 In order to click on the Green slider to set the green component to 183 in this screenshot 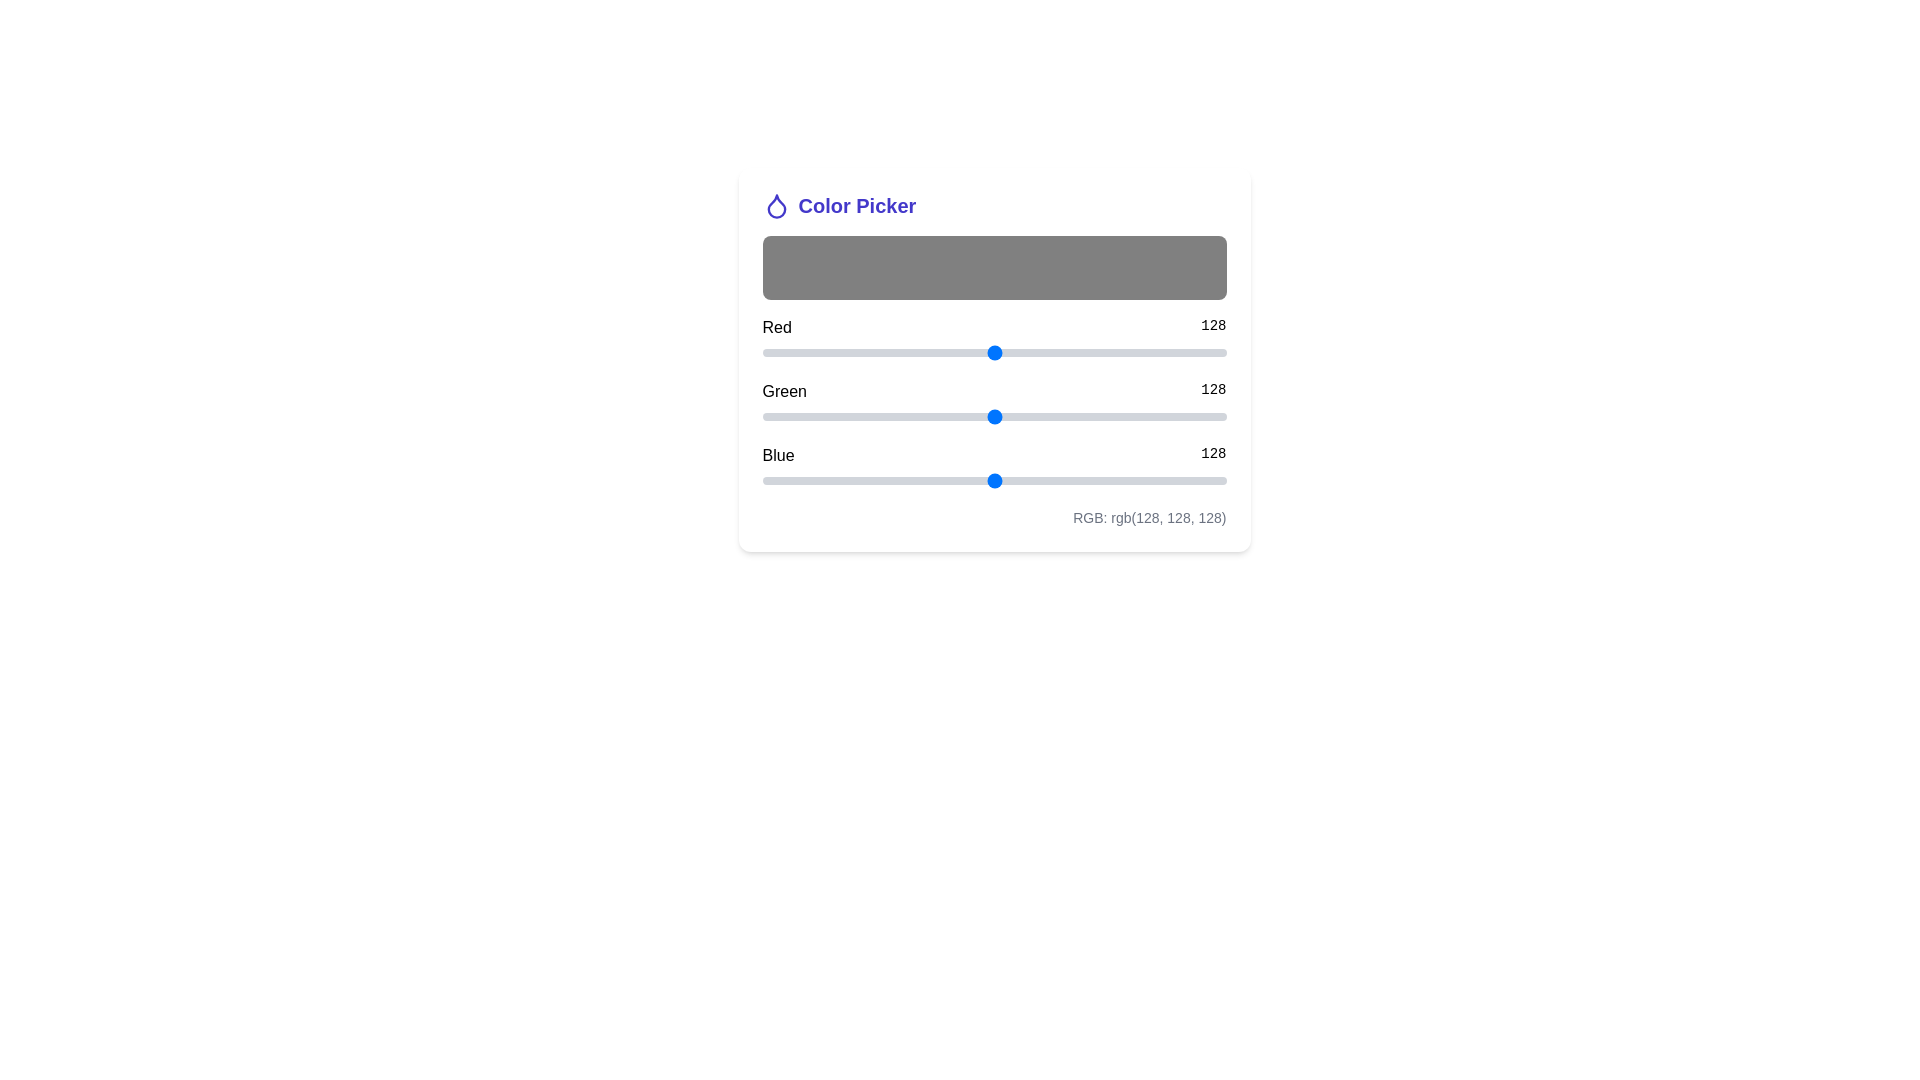, I will do `click(1094, 415)`.